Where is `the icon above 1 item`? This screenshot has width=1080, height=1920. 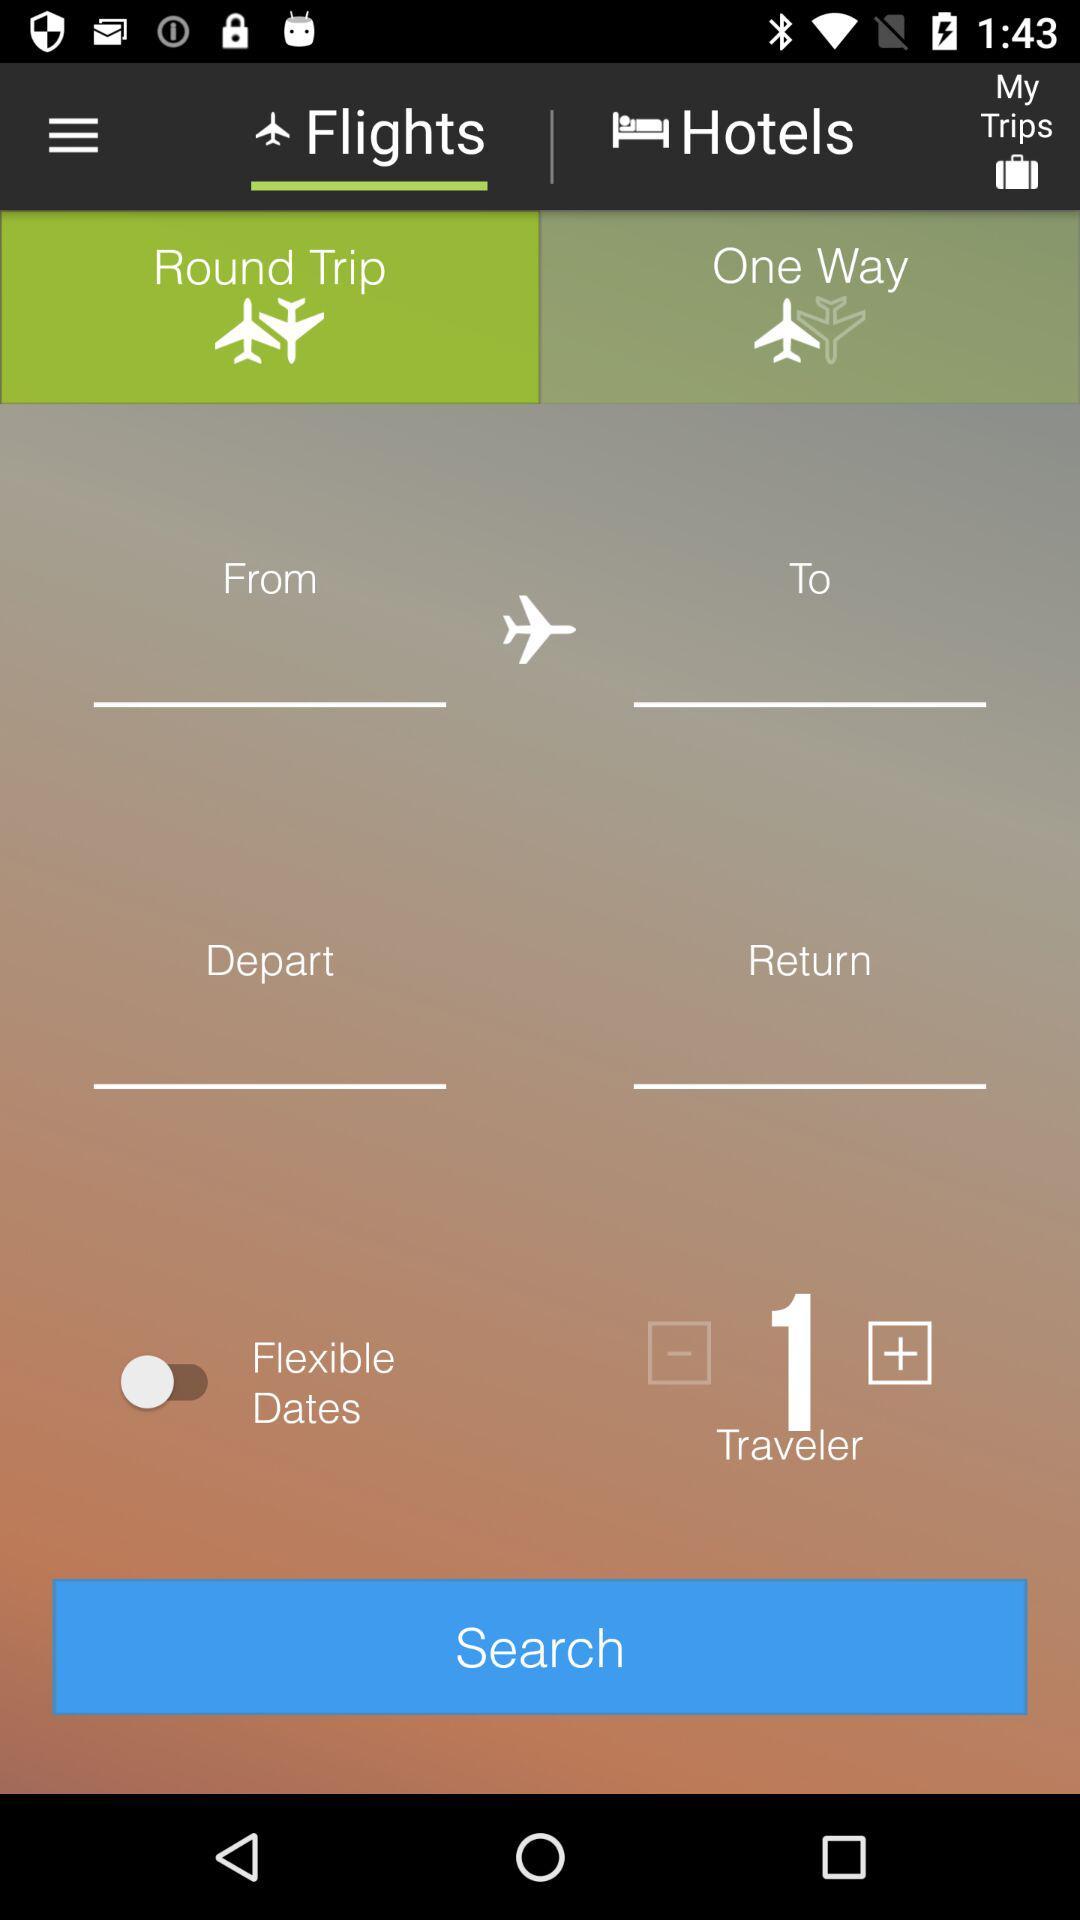 the icon above 1 item is located at coordinates (810, 1116).